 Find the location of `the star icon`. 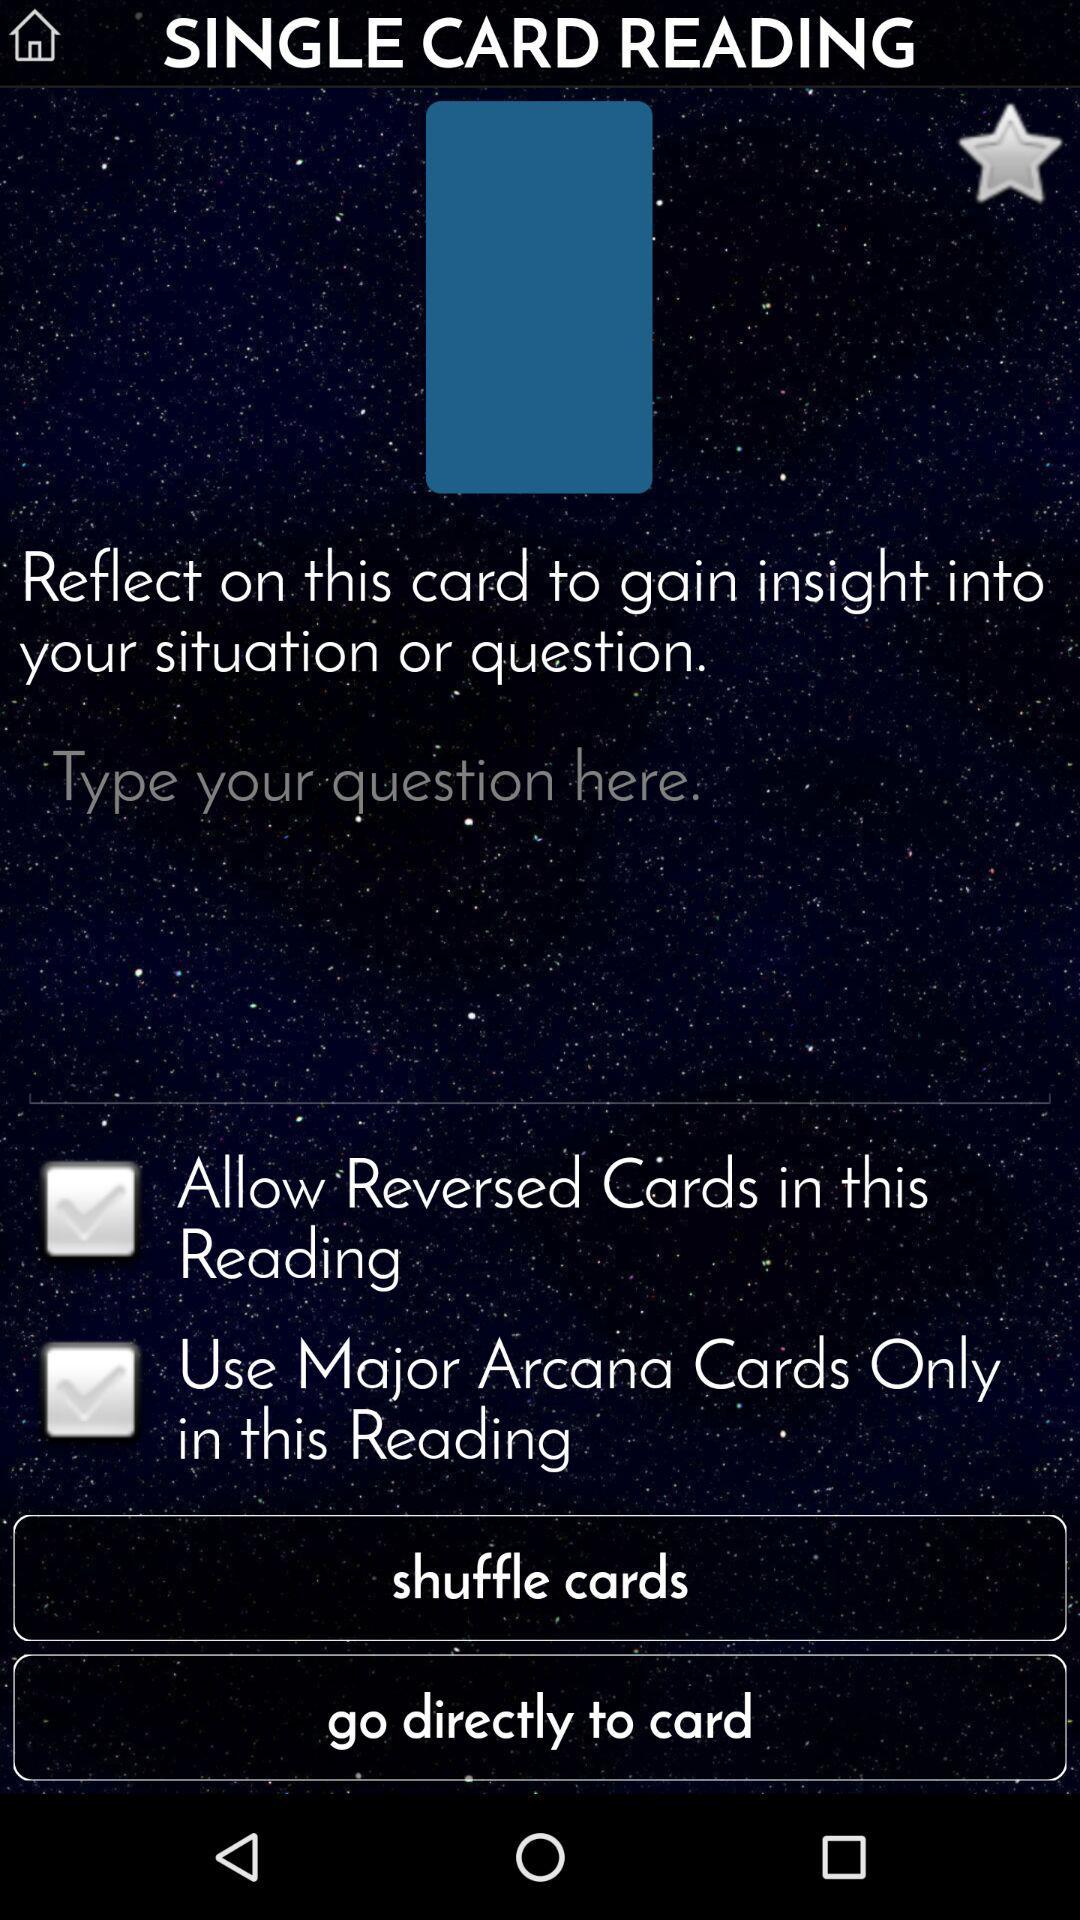

the star icon is located at coordinates (1009, 164).